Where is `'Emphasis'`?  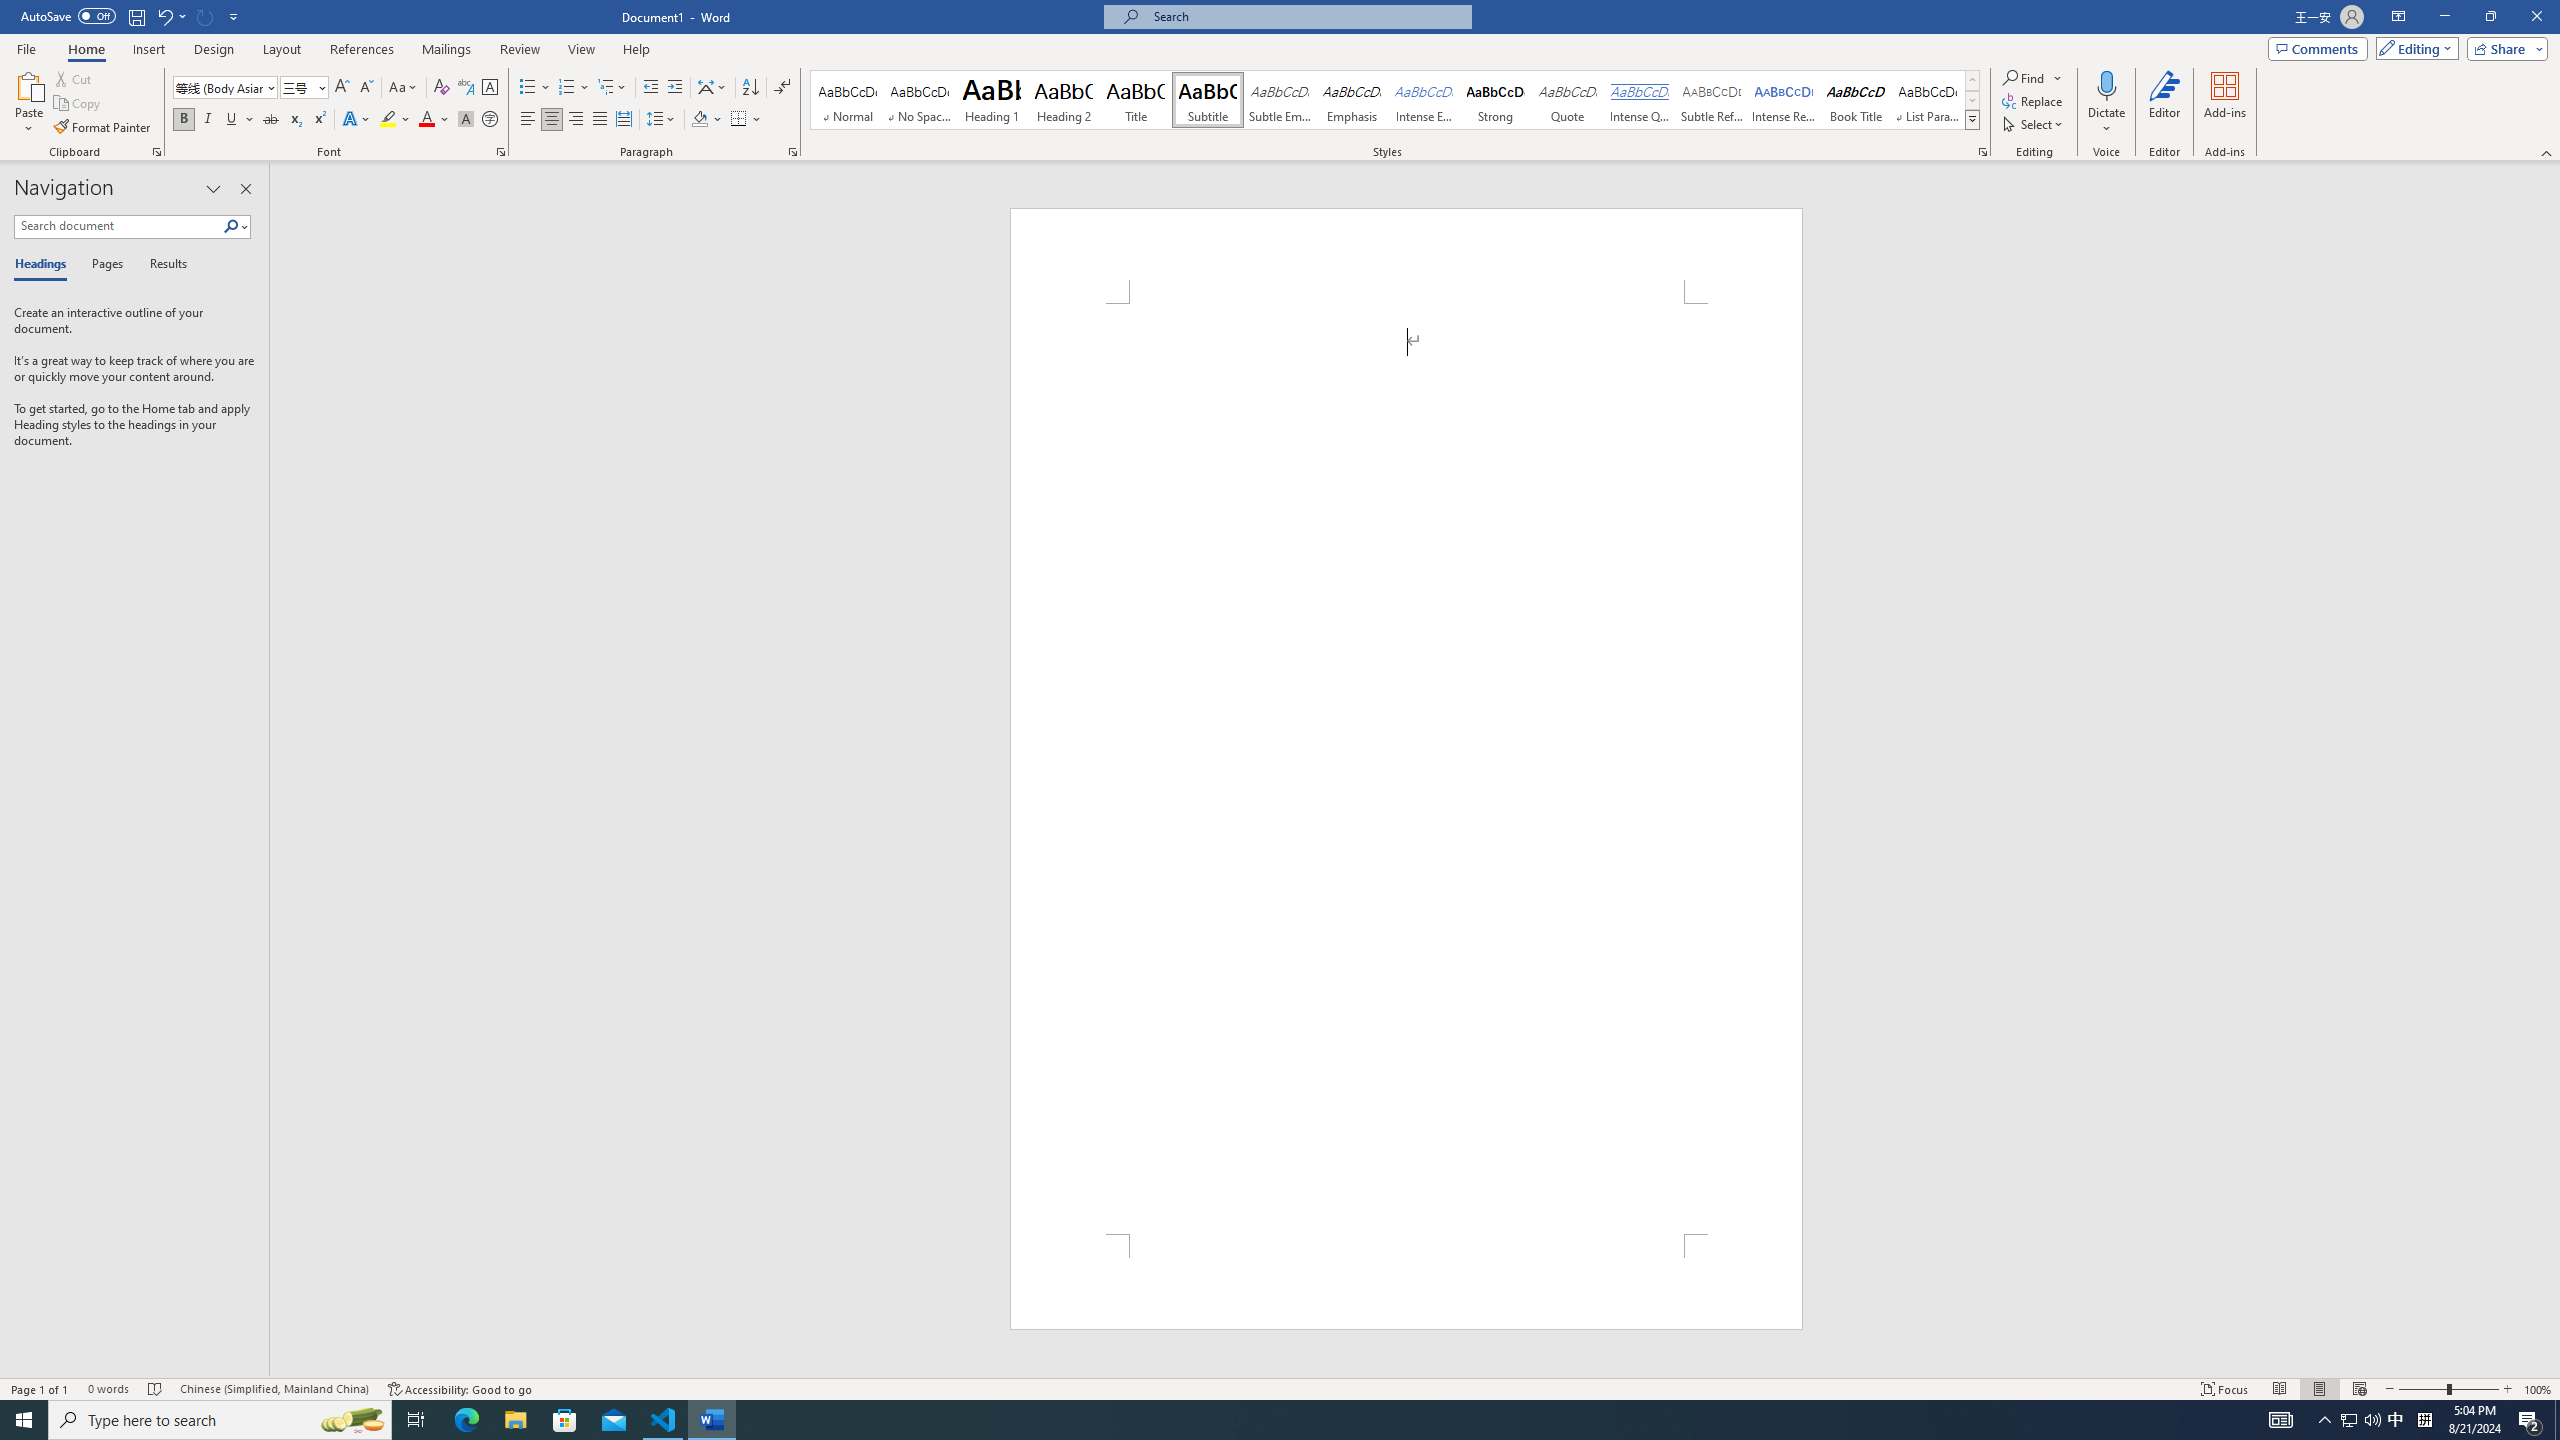
'Emphasis' is located at coordinates (1350, 99).